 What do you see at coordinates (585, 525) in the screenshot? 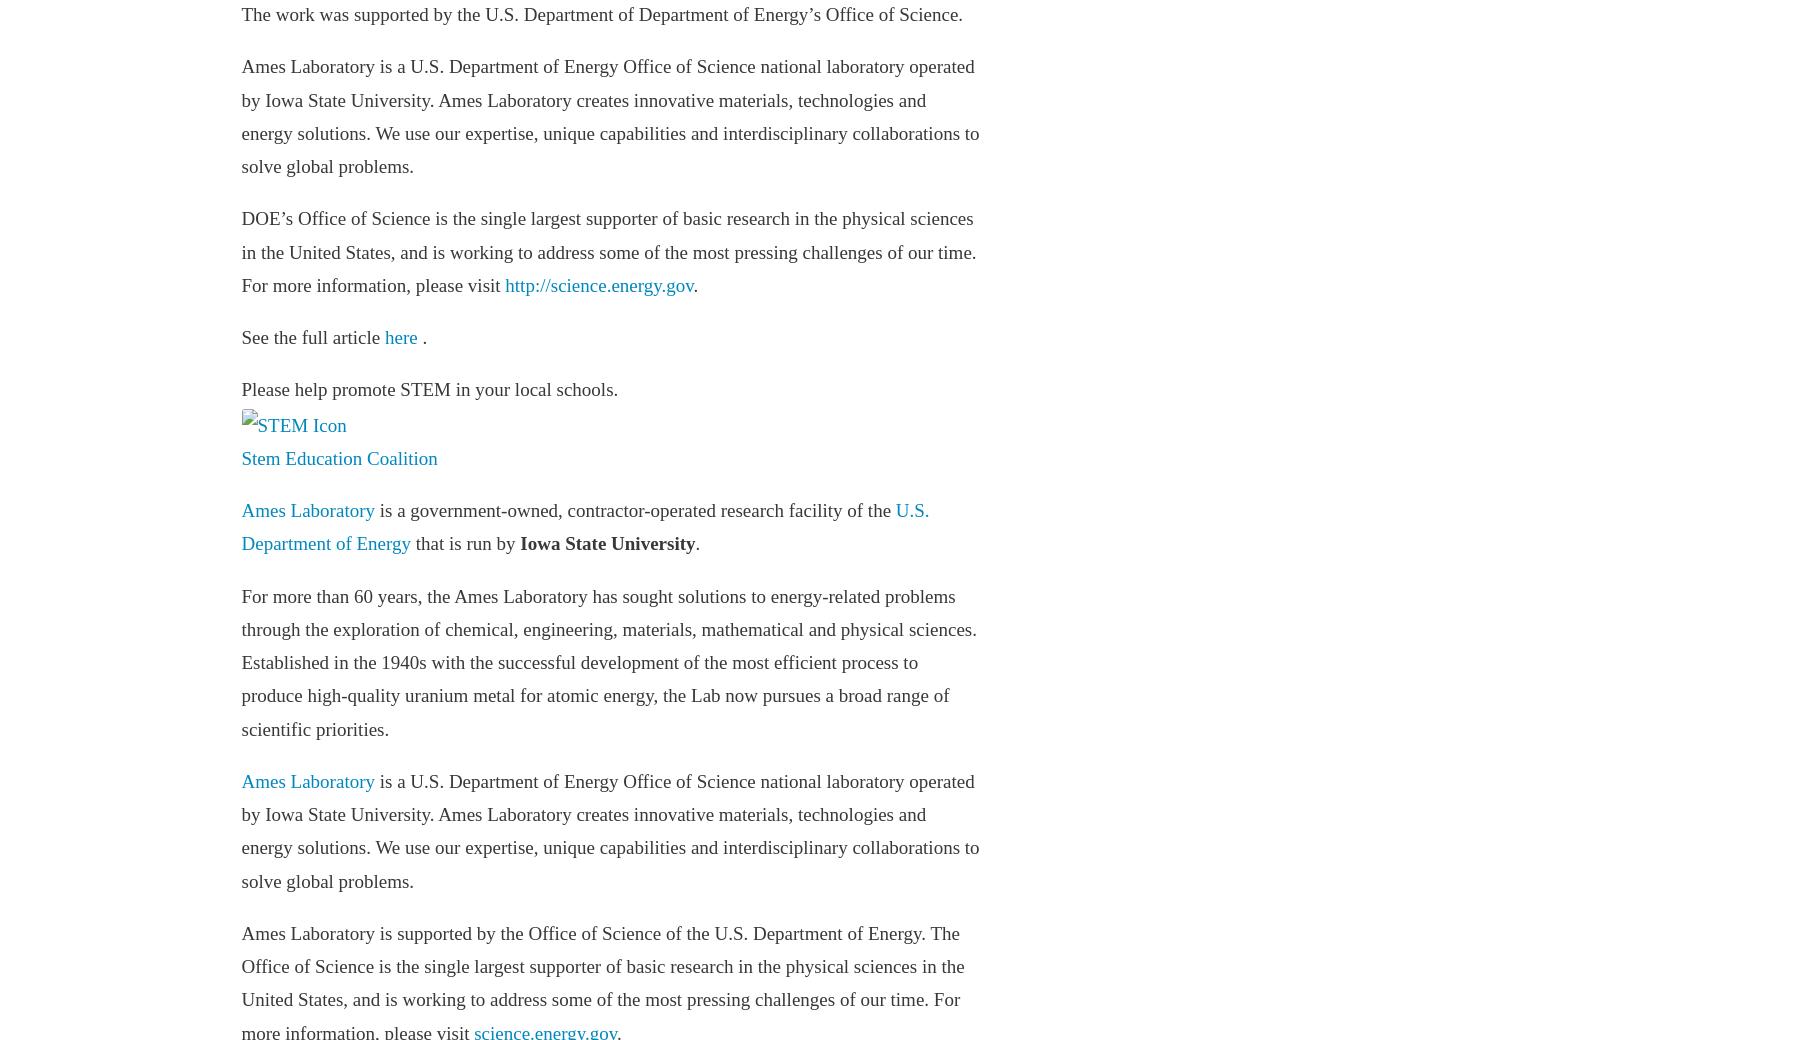
I see `'U.S. Department of Energy'` at bounding box center [585, 525].